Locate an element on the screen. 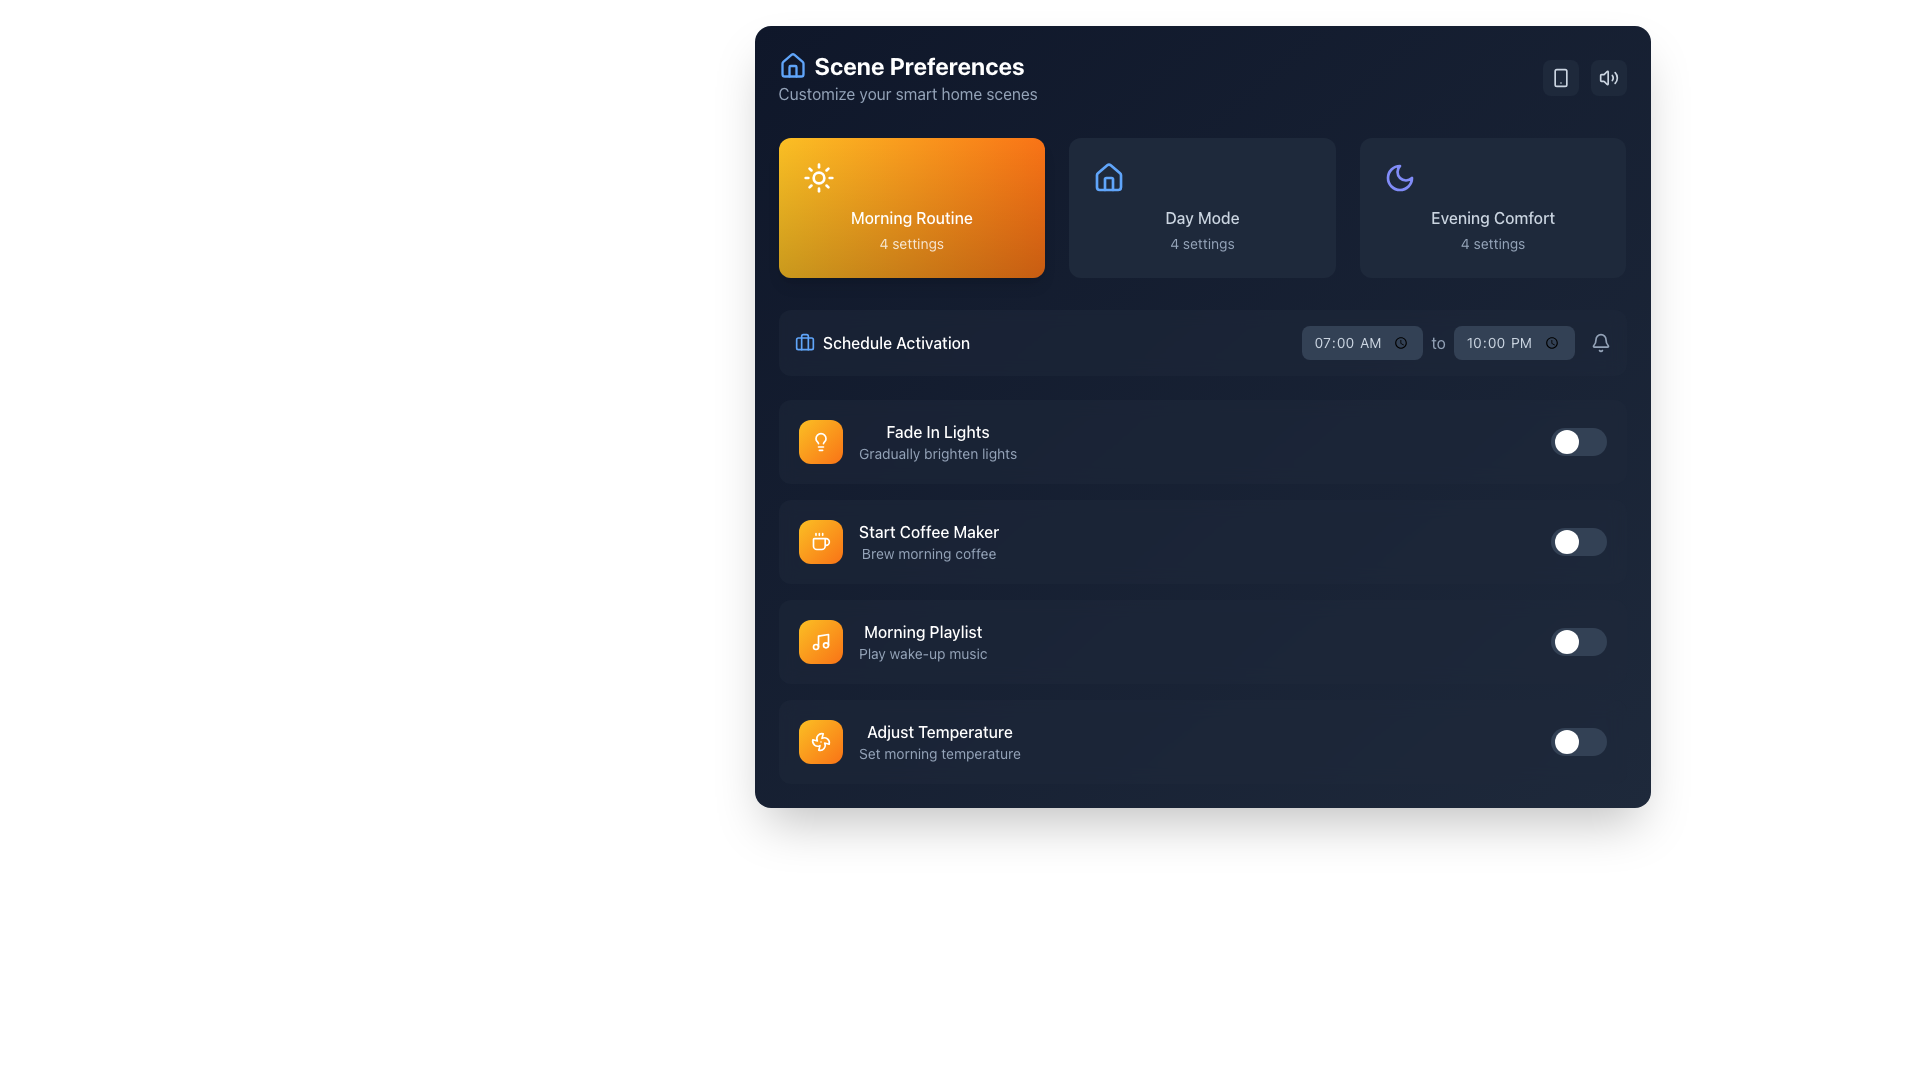 The width and height of the screenshot is (1920, 1080). the Label element titled 'Adjust Temperature' which is located at the bottom of the 'Scene Preferences' panel, featuring an icon with a fan symbol and two lines of text is located at coordinates (908, 741).